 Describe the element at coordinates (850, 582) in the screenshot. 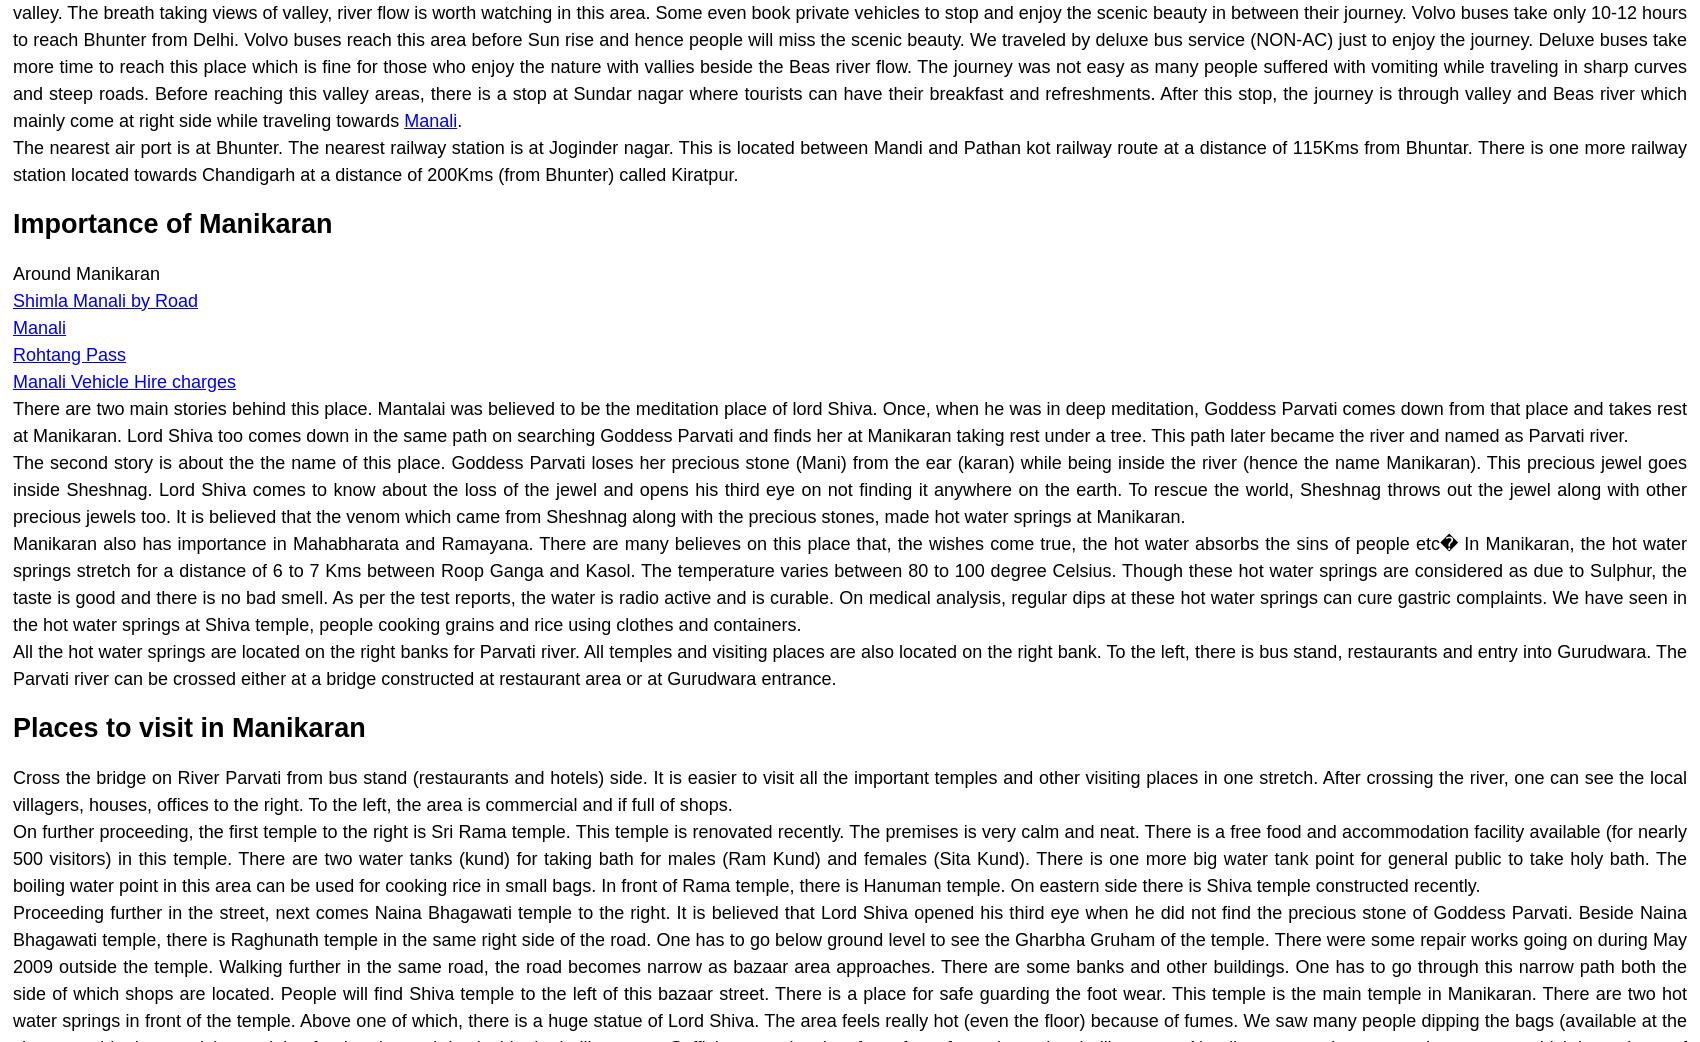

I see `'Manikaran also has importance in Mahabharata and Ramayana. There are many believes on this place that, the wishes come true, the hot water absorbs the sins of people etc� In Manikaran, the hot water springs stretch for a distance of 6 to 7 Kms between Roop Ganga and Kasol. The temperature varies between 80 to 100 degree Celsius. Though these hot water springs are considered as due to Sulphur, the taste is good and there is no bad smell. As per the test reports, the water is radio active and is curable. On medical analysis, regular dips at these hot water springs can cure gastric complaints. We have seen in the hot water springs at Shiva temple, people cooking grains and rice using clothes and containers.'` at that location.